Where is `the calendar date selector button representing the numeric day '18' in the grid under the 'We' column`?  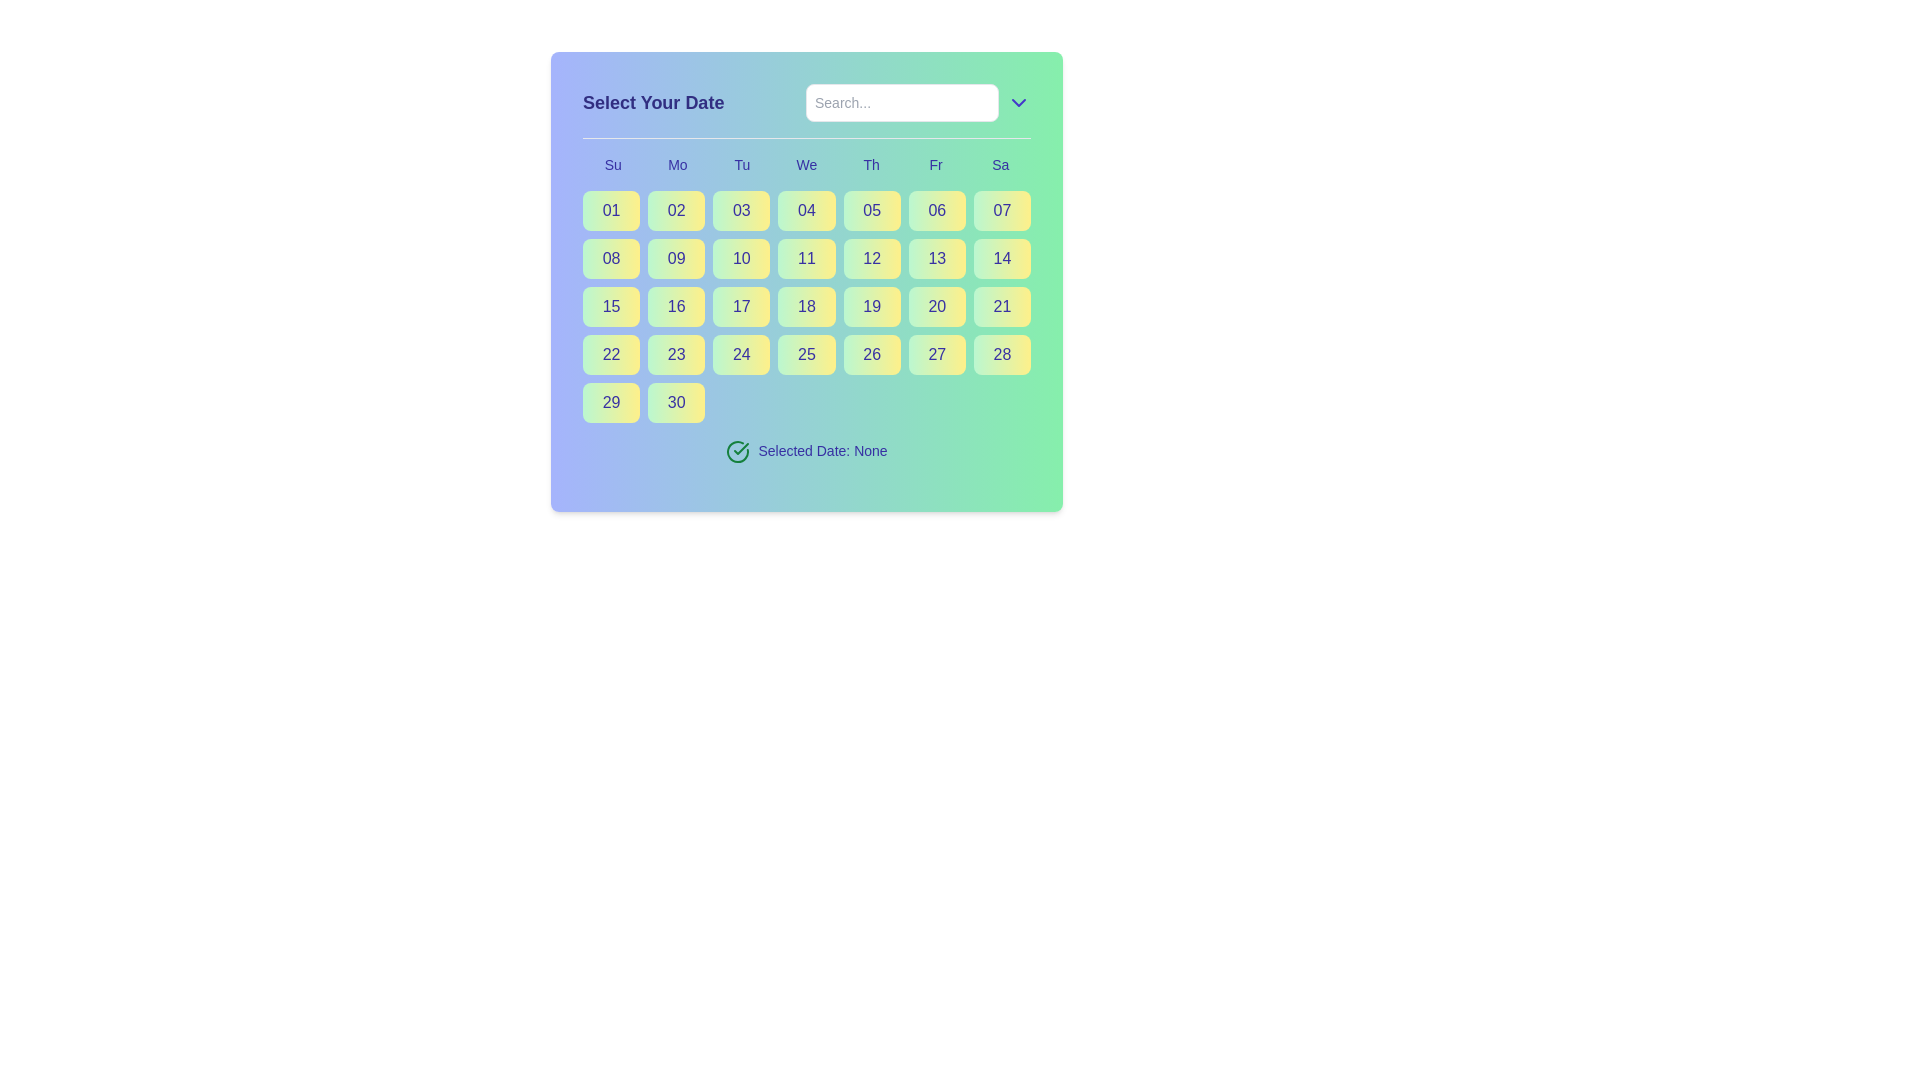 the calendar date selector button representing the numeric day '18' in the grid under the 'We' column is located at coordinates (806, 281).